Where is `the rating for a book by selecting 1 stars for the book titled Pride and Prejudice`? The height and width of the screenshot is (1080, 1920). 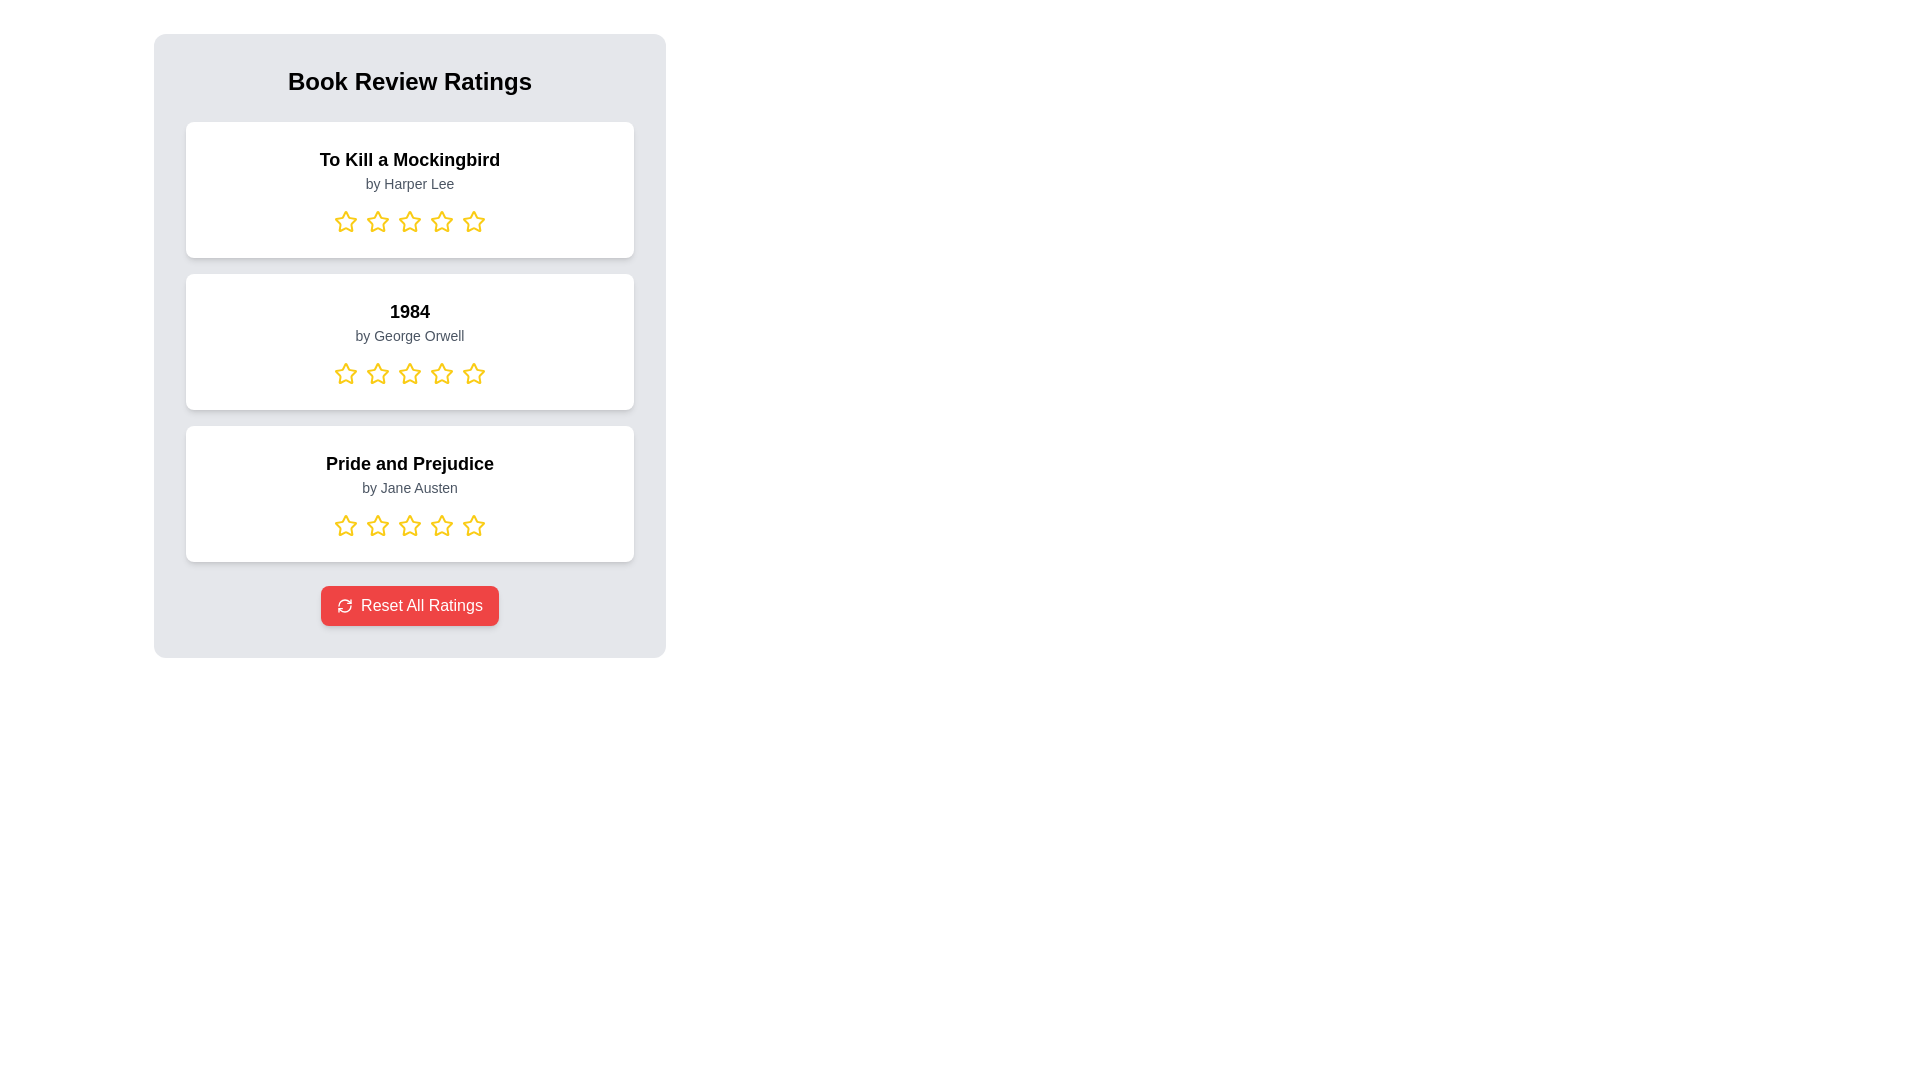
the rating for a book by selecting 1 stars for the book titled Pride and Prejudice is located at coordinates (345, 524).